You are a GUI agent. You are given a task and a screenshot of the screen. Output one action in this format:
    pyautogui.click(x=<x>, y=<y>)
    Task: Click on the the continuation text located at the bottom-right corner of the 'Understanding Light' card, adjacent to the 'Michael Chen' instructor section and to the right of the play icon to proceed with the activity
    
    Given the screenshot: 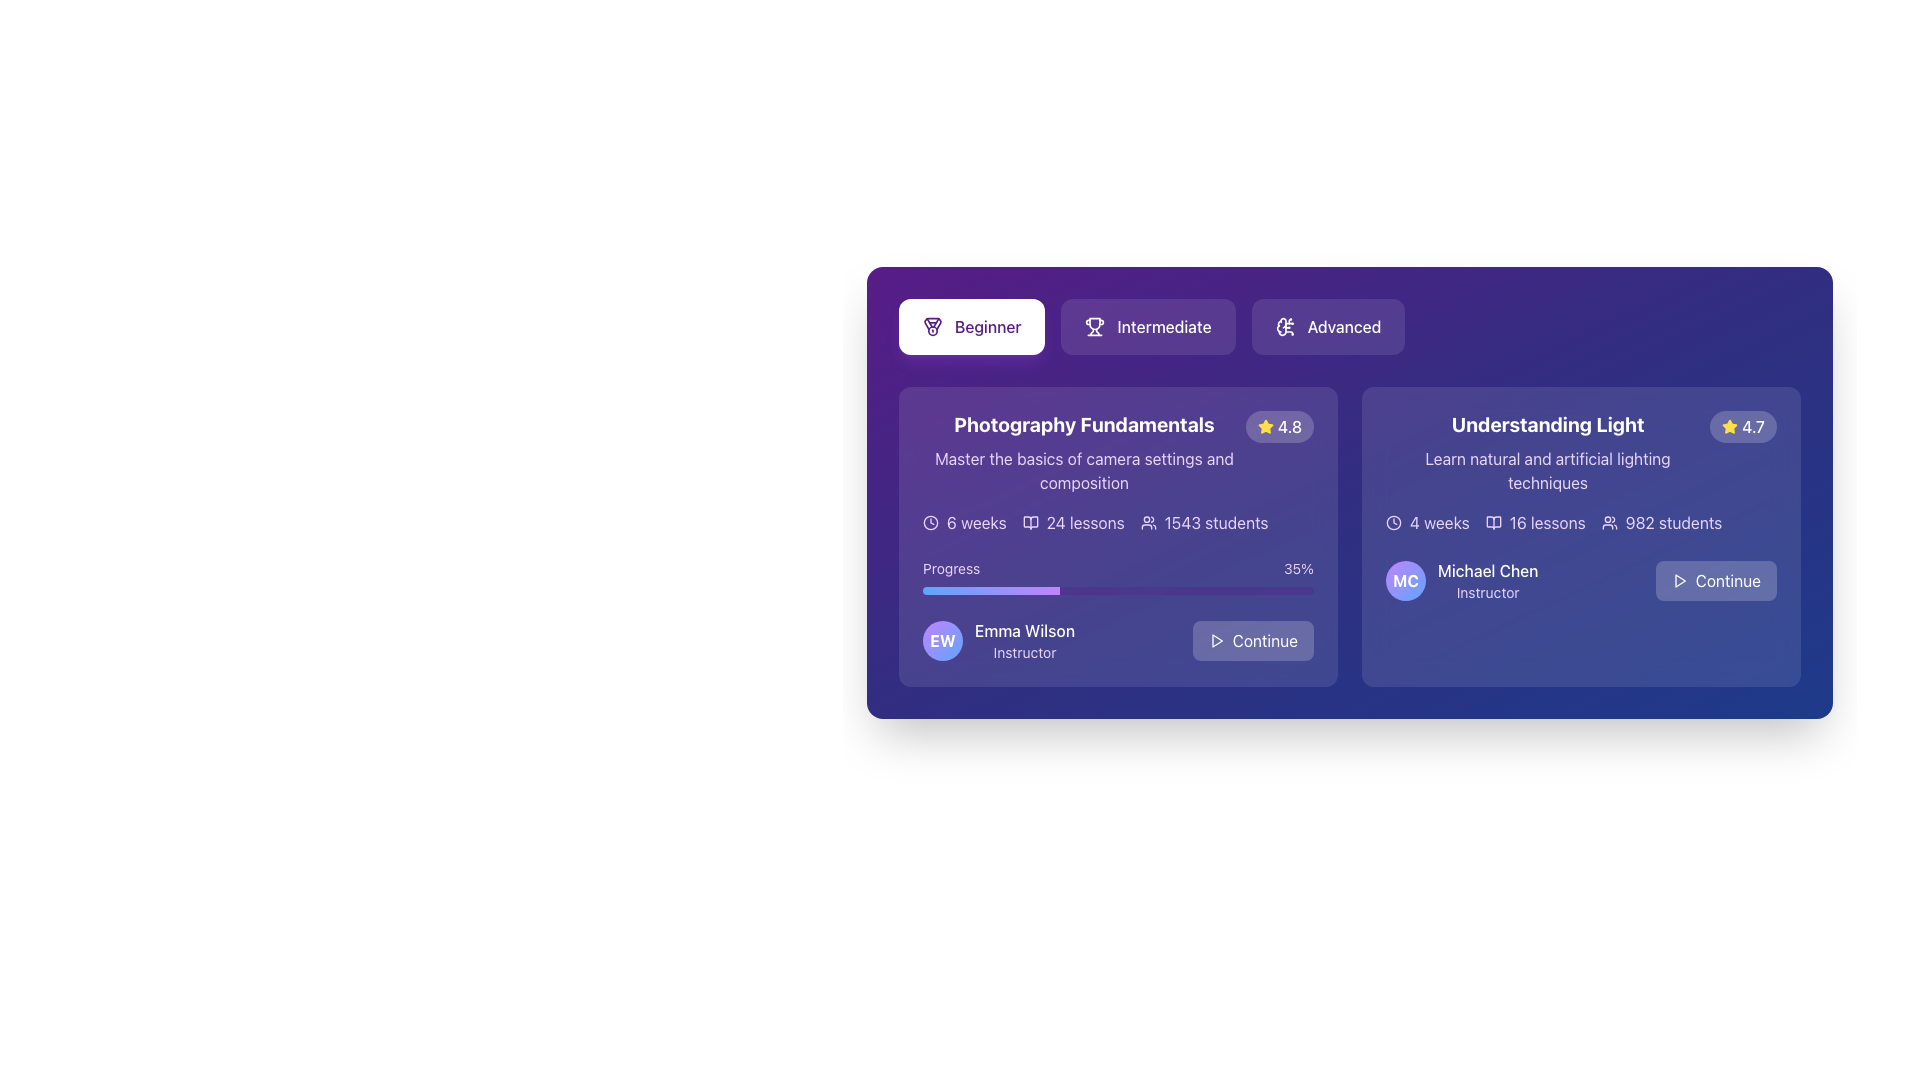 What is the action you would take?
    pyautogui.click(x=1727, y=581)
    